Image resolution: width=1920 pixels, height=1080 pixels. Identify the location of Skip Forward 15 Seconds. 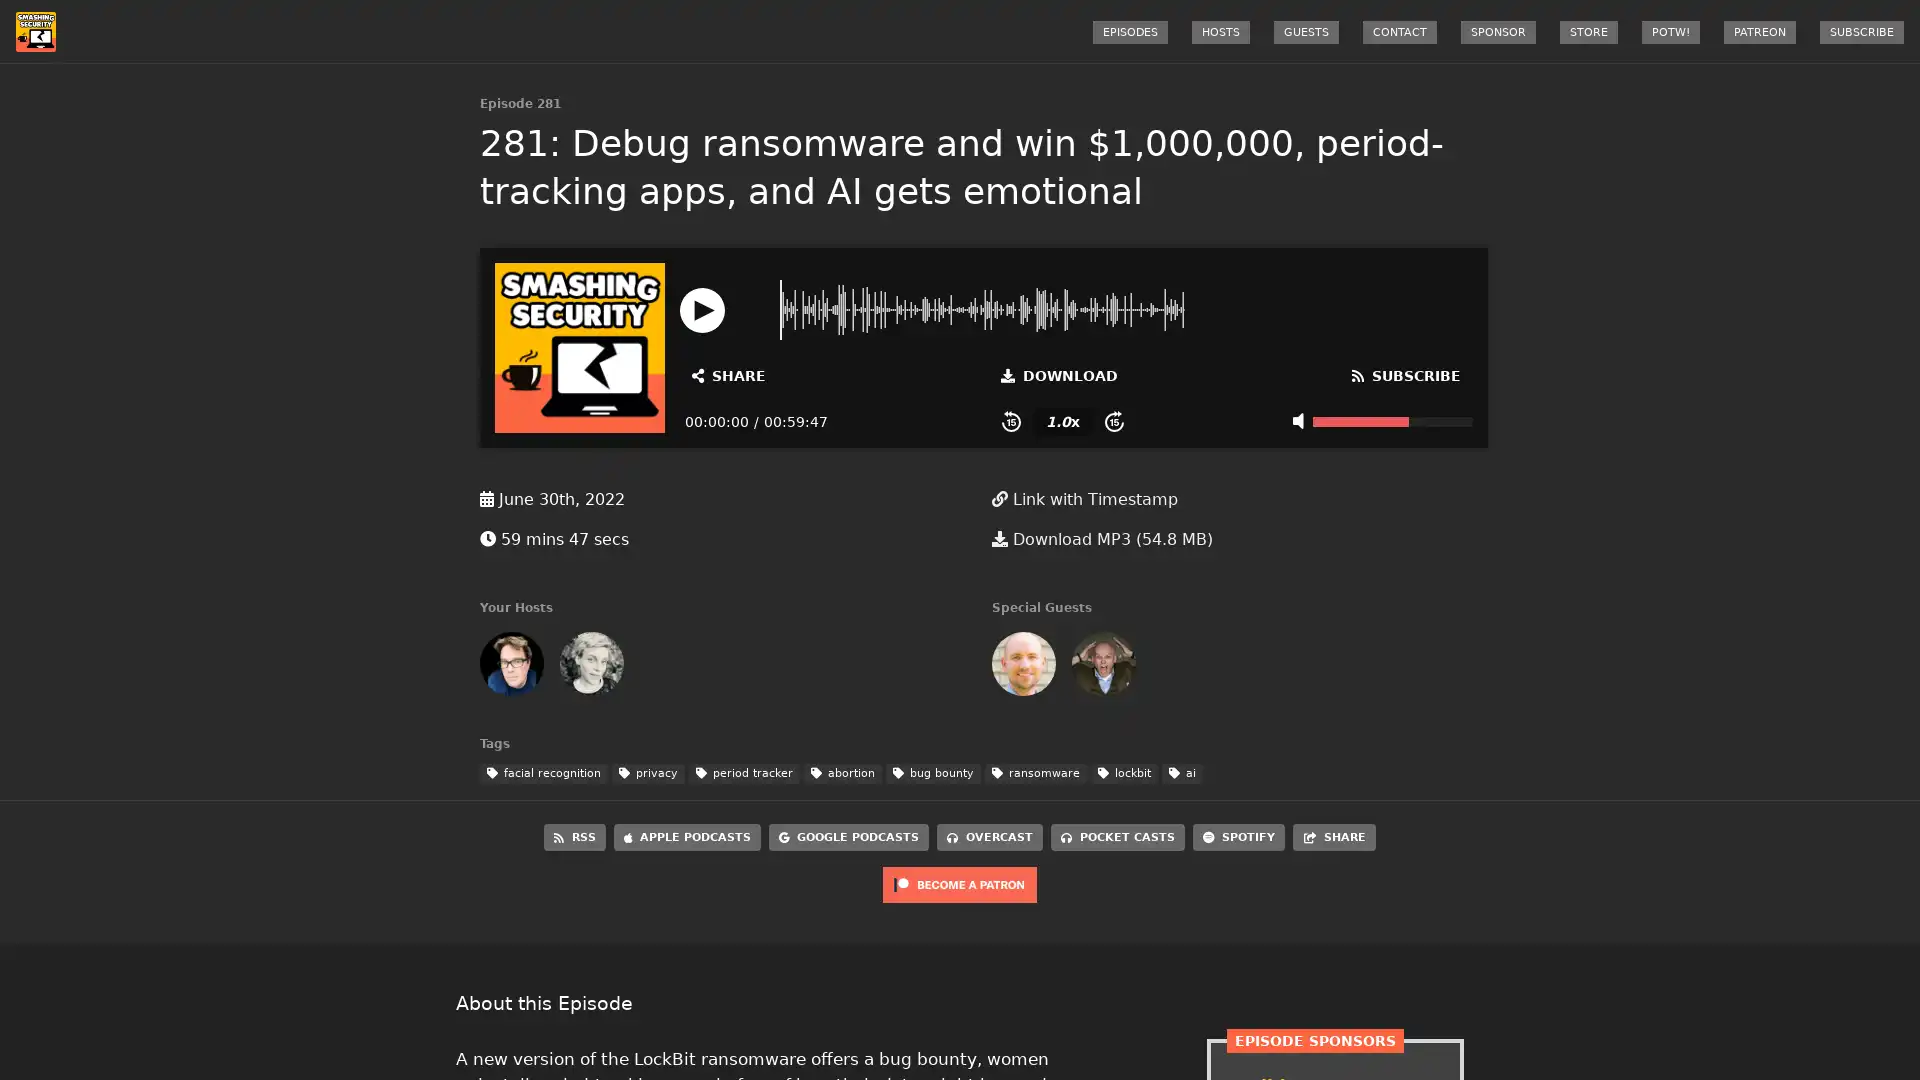
(1113, 419).